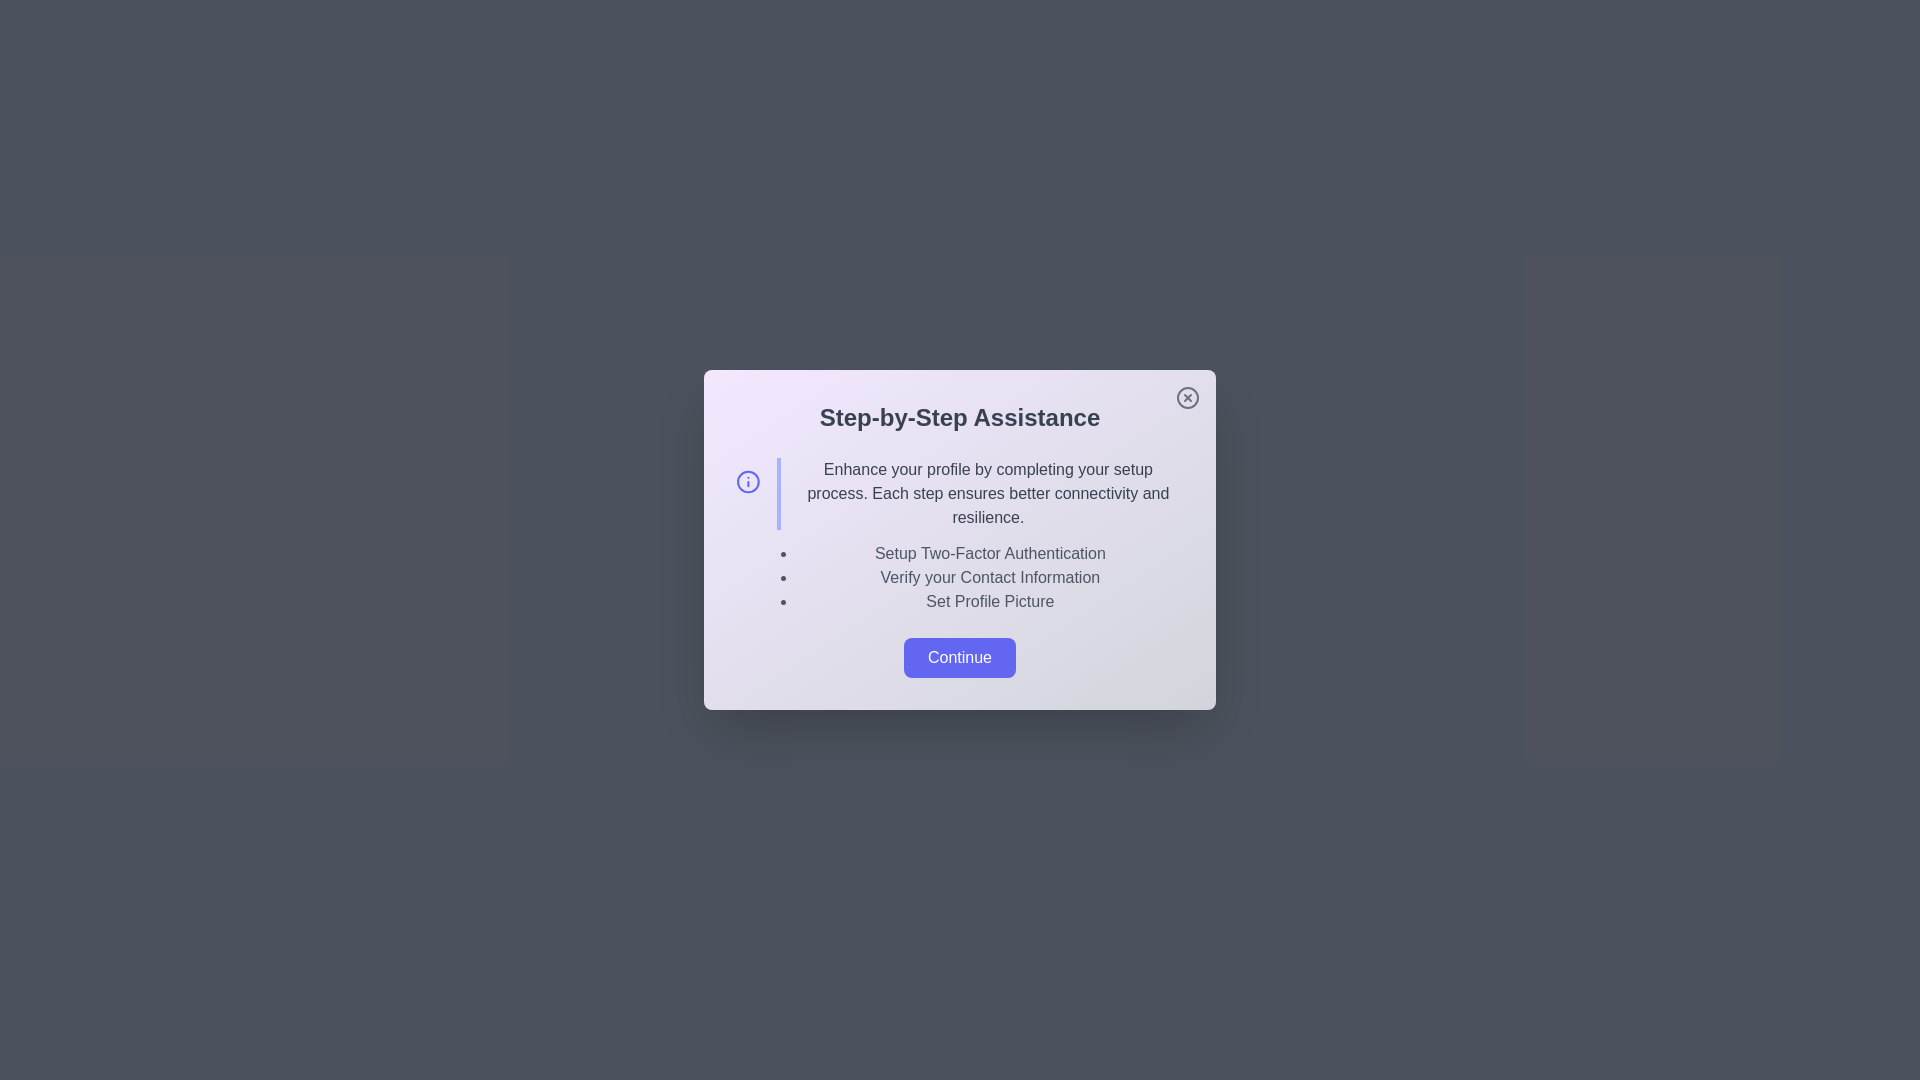 The height and width of the screenshot is (1080, 1920). What do you see at coordinates (960, 658) in the screenshot?
I see `the 'Continue' button to proceed` at bounding box center [960, 658].